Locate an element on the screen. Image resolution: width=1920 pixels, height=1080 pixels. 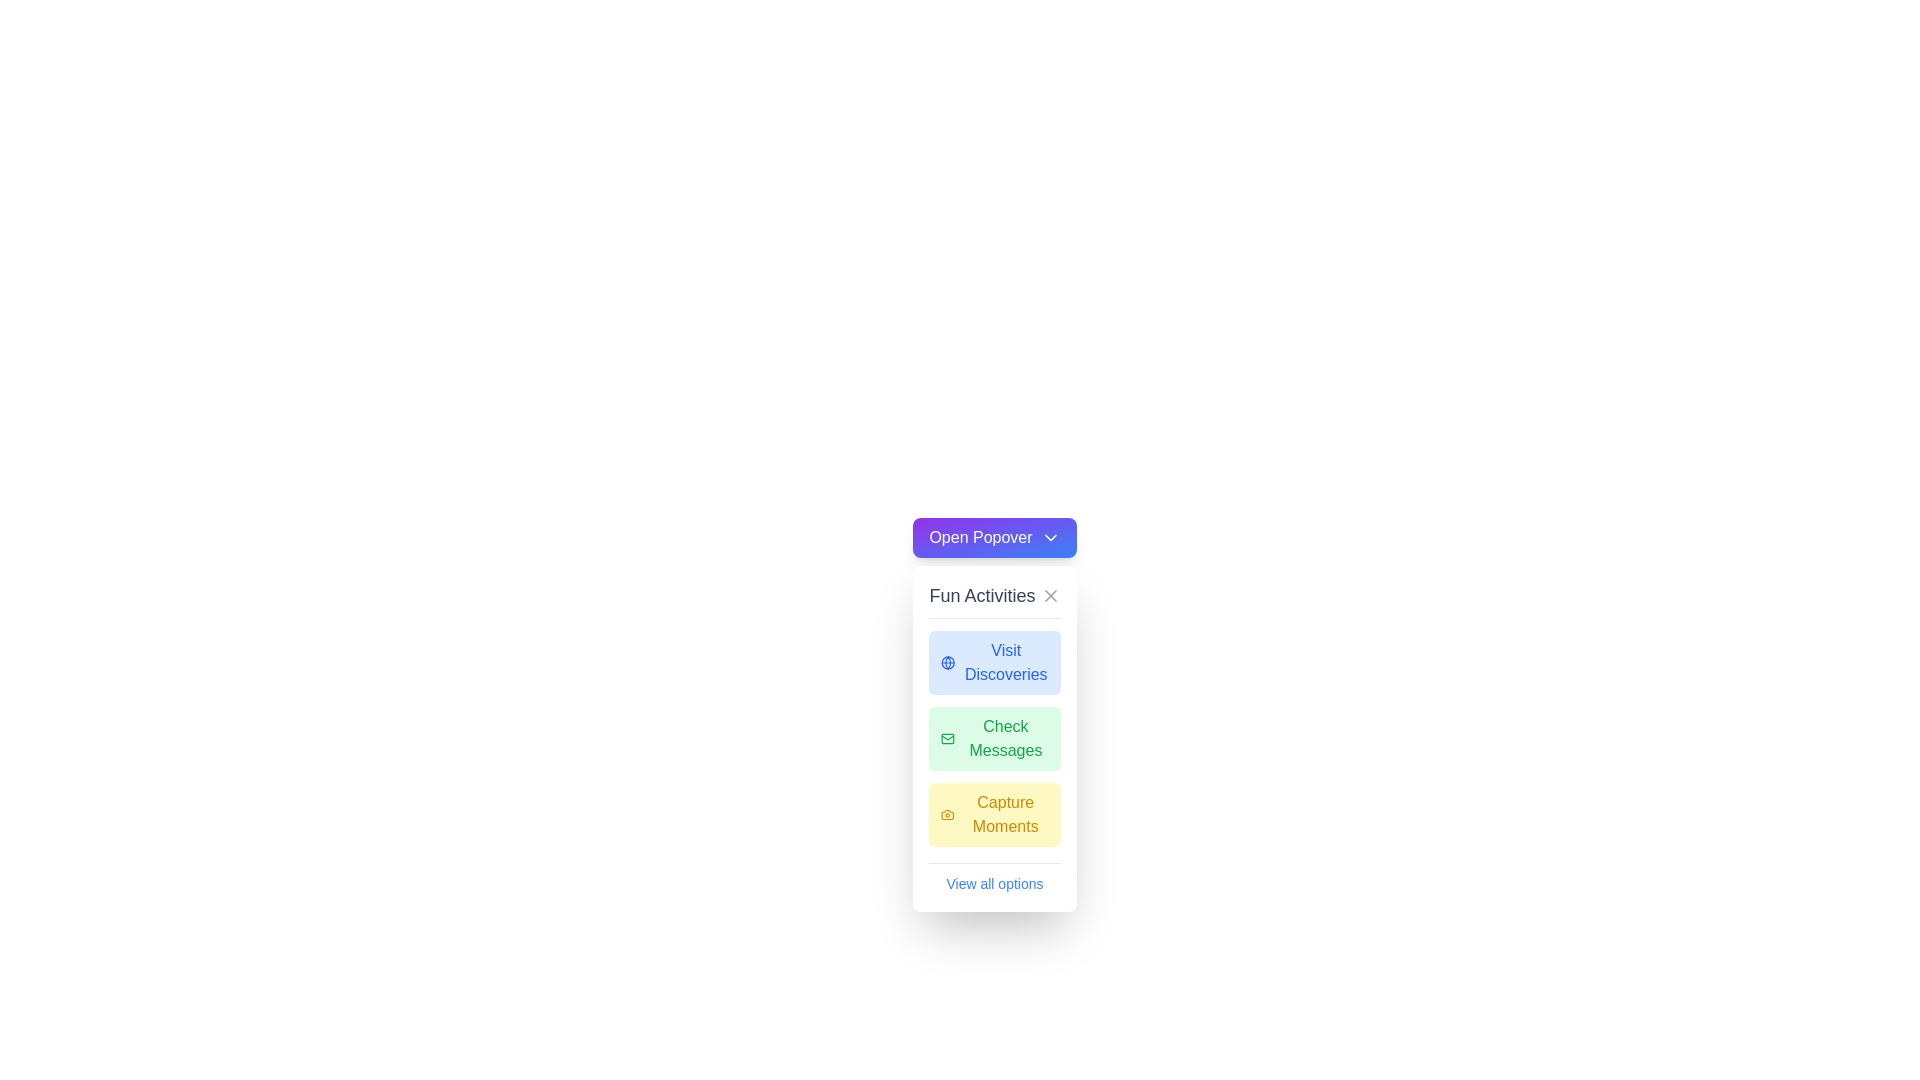
the 'Visit Discoveries' button, which is the uppermost button in the 'Fun Activities' group is located at coordinates (994, 663).